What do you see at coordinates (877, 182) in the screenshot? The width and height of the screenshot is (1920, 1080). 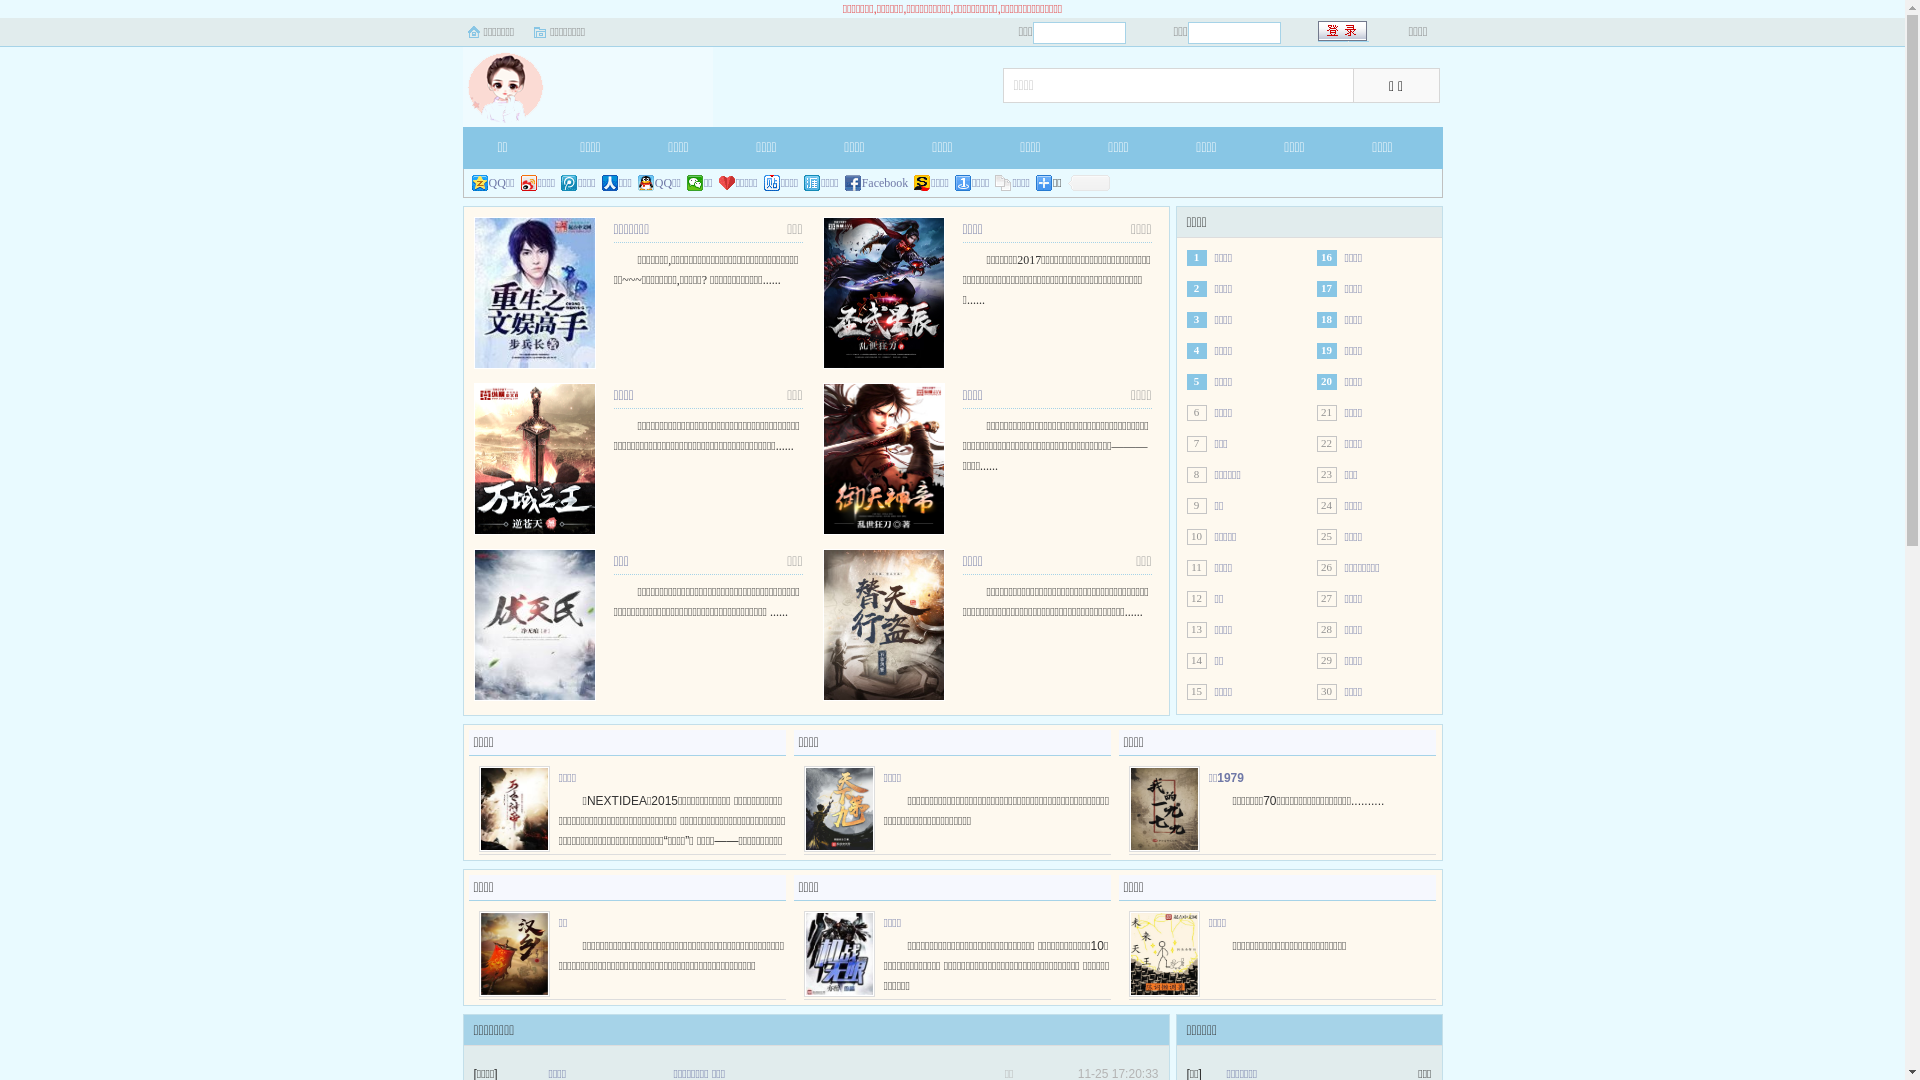 I see `'Facebook'` at bounding box center [877, 182].